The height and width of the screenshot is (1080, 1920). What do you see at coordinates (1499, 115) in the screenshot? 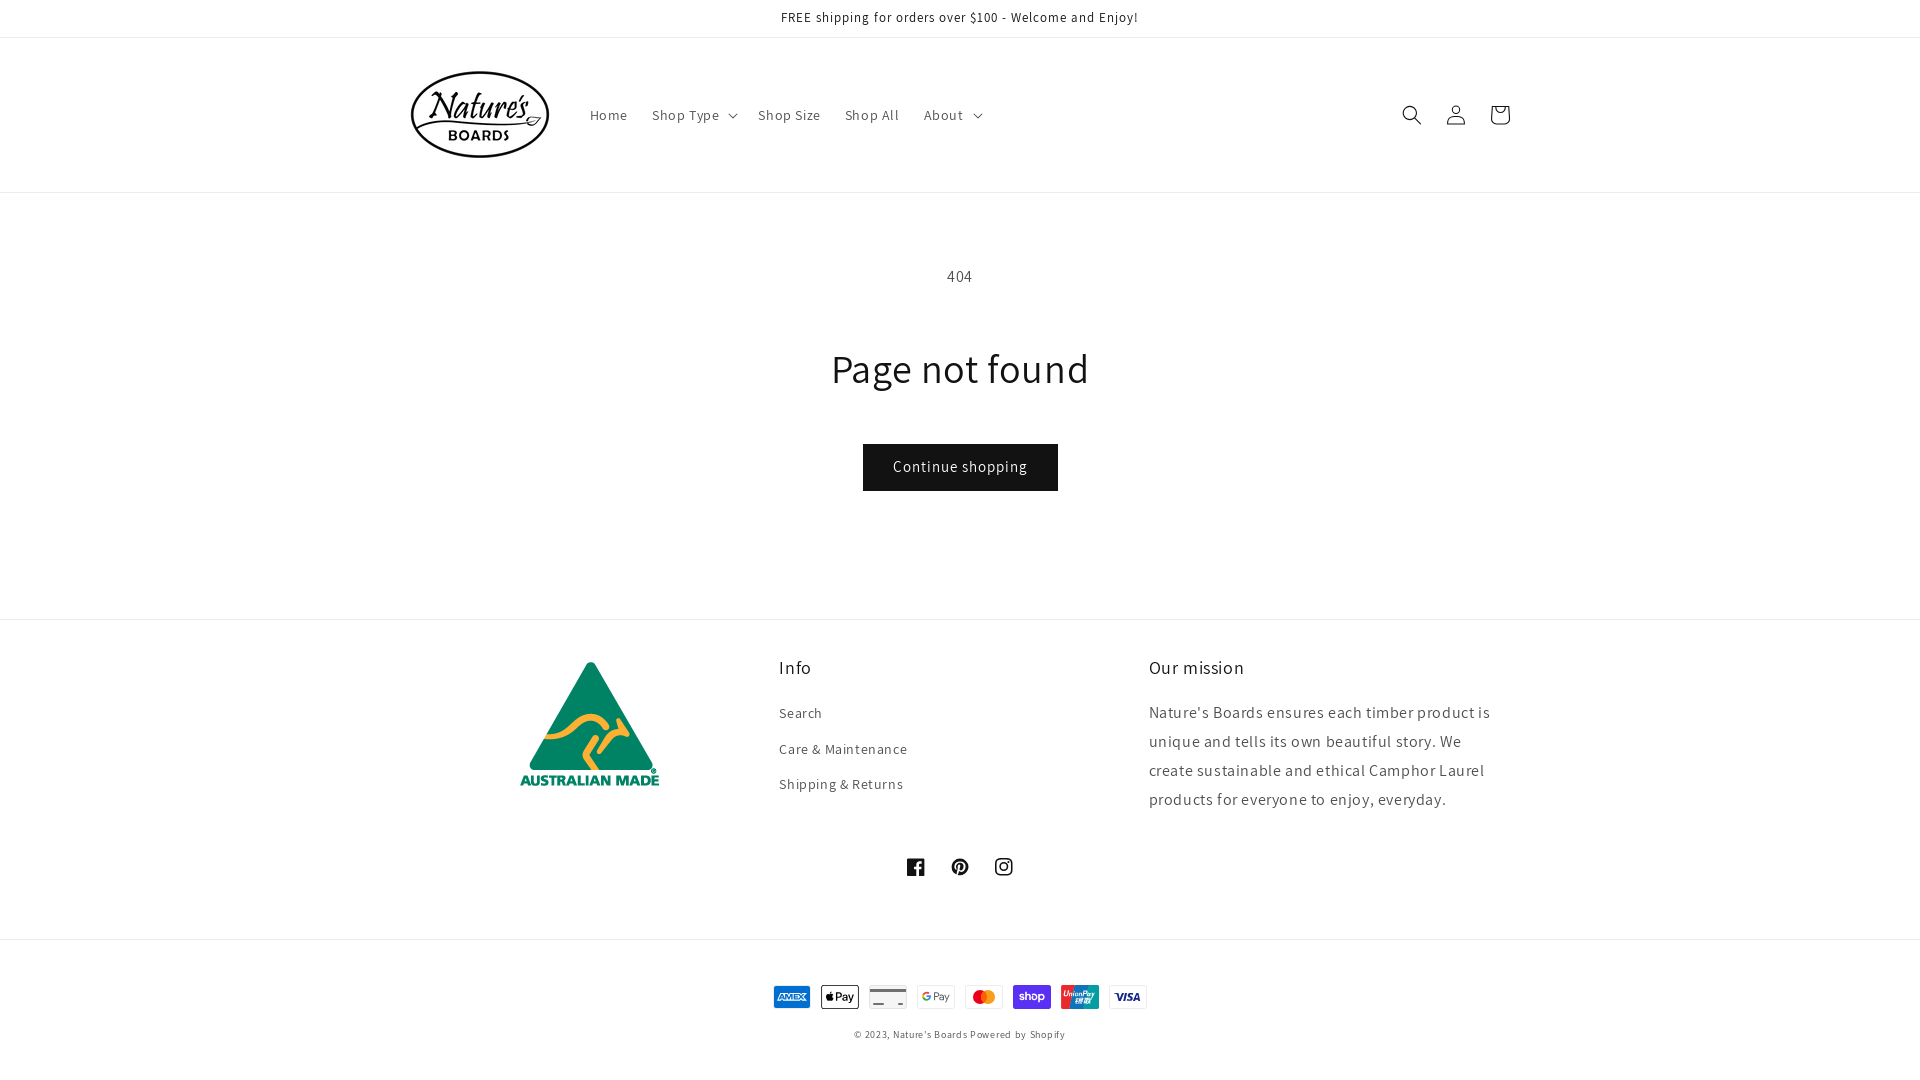
I see `'Cart'` at bounding box center [1499, 115].